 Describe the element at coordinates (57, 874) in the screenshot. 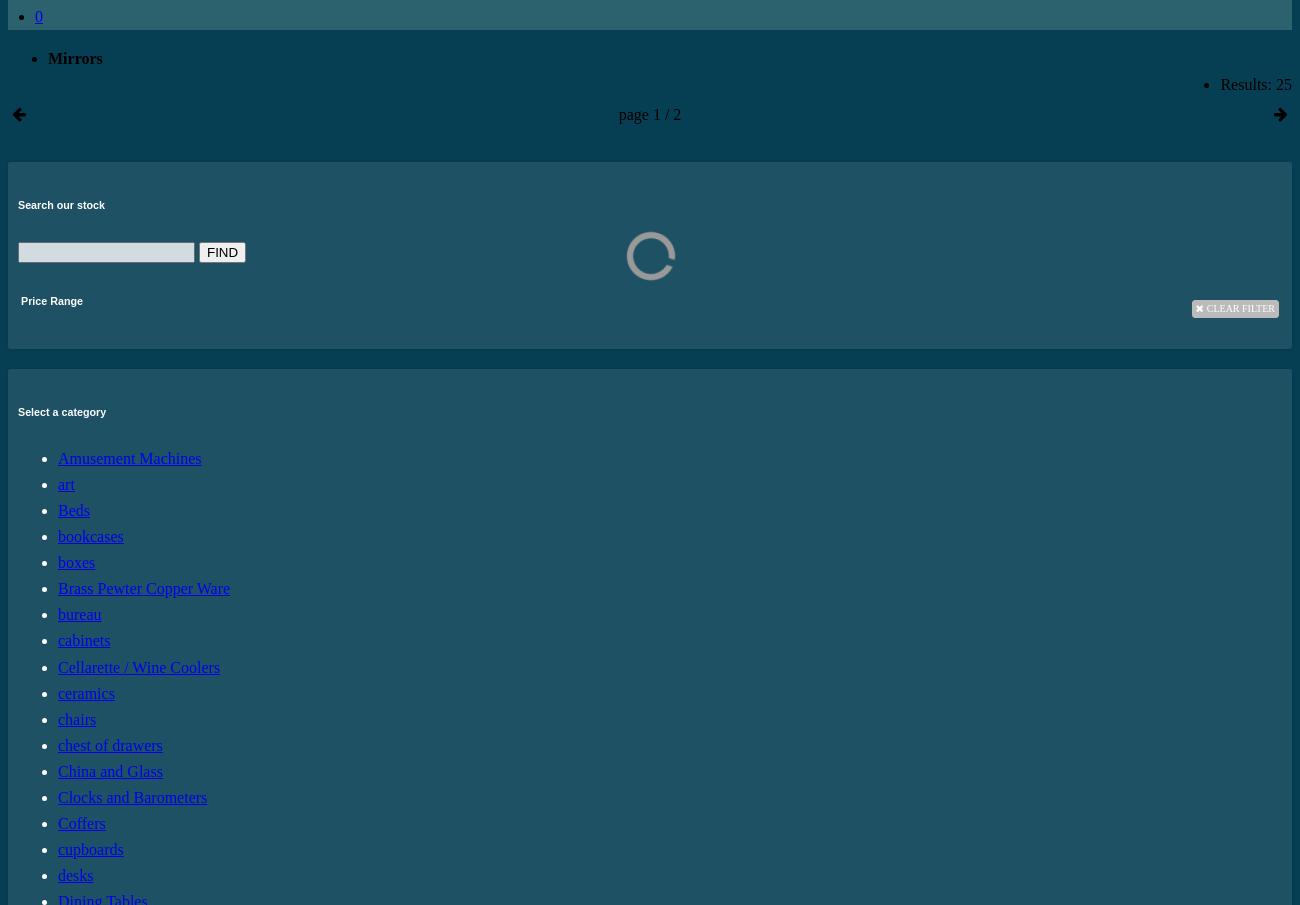

I see `'desks'` at that location.